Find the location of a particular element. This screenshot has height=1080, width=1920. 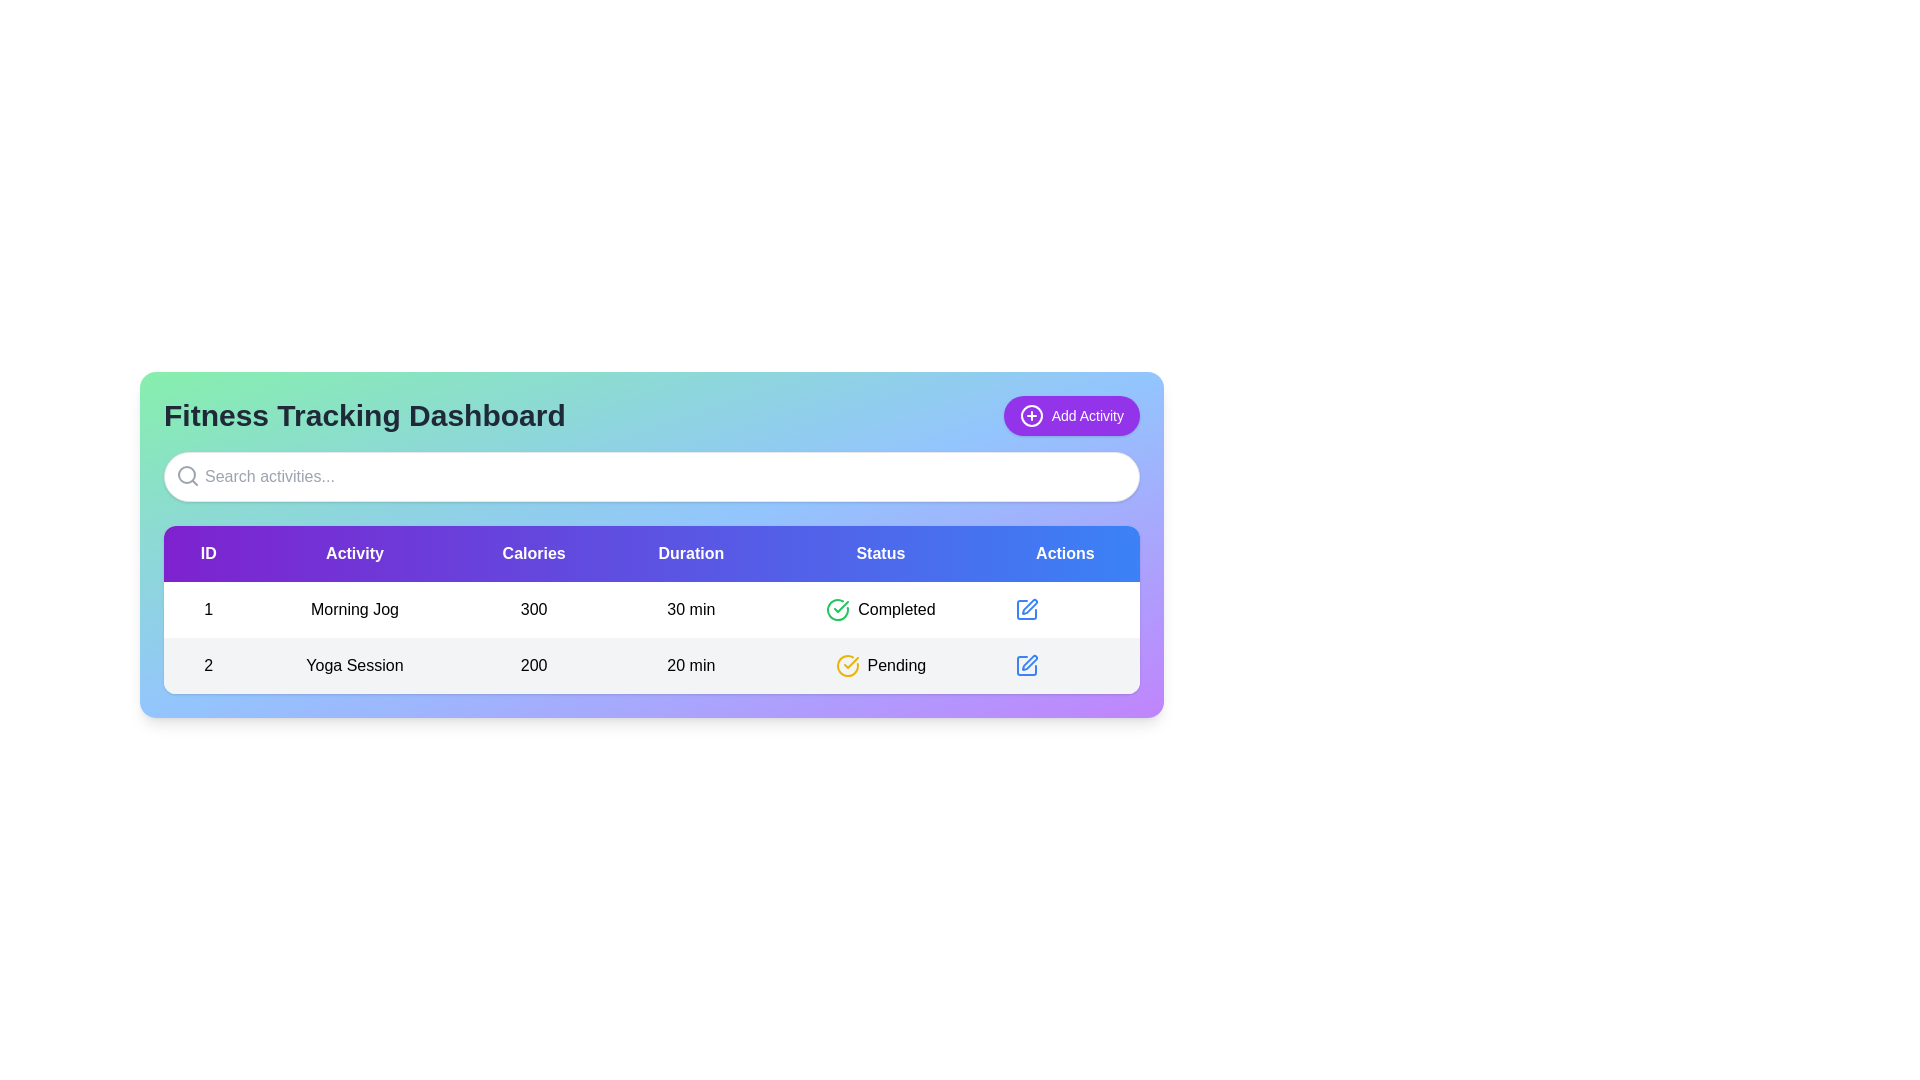

the 'Add Activity' button, which is a rounded rectangular button with a purple background and white text, located in the far right section of the 'Fitness Tracking Dashboard' header is located at coordinates (1070, 415).